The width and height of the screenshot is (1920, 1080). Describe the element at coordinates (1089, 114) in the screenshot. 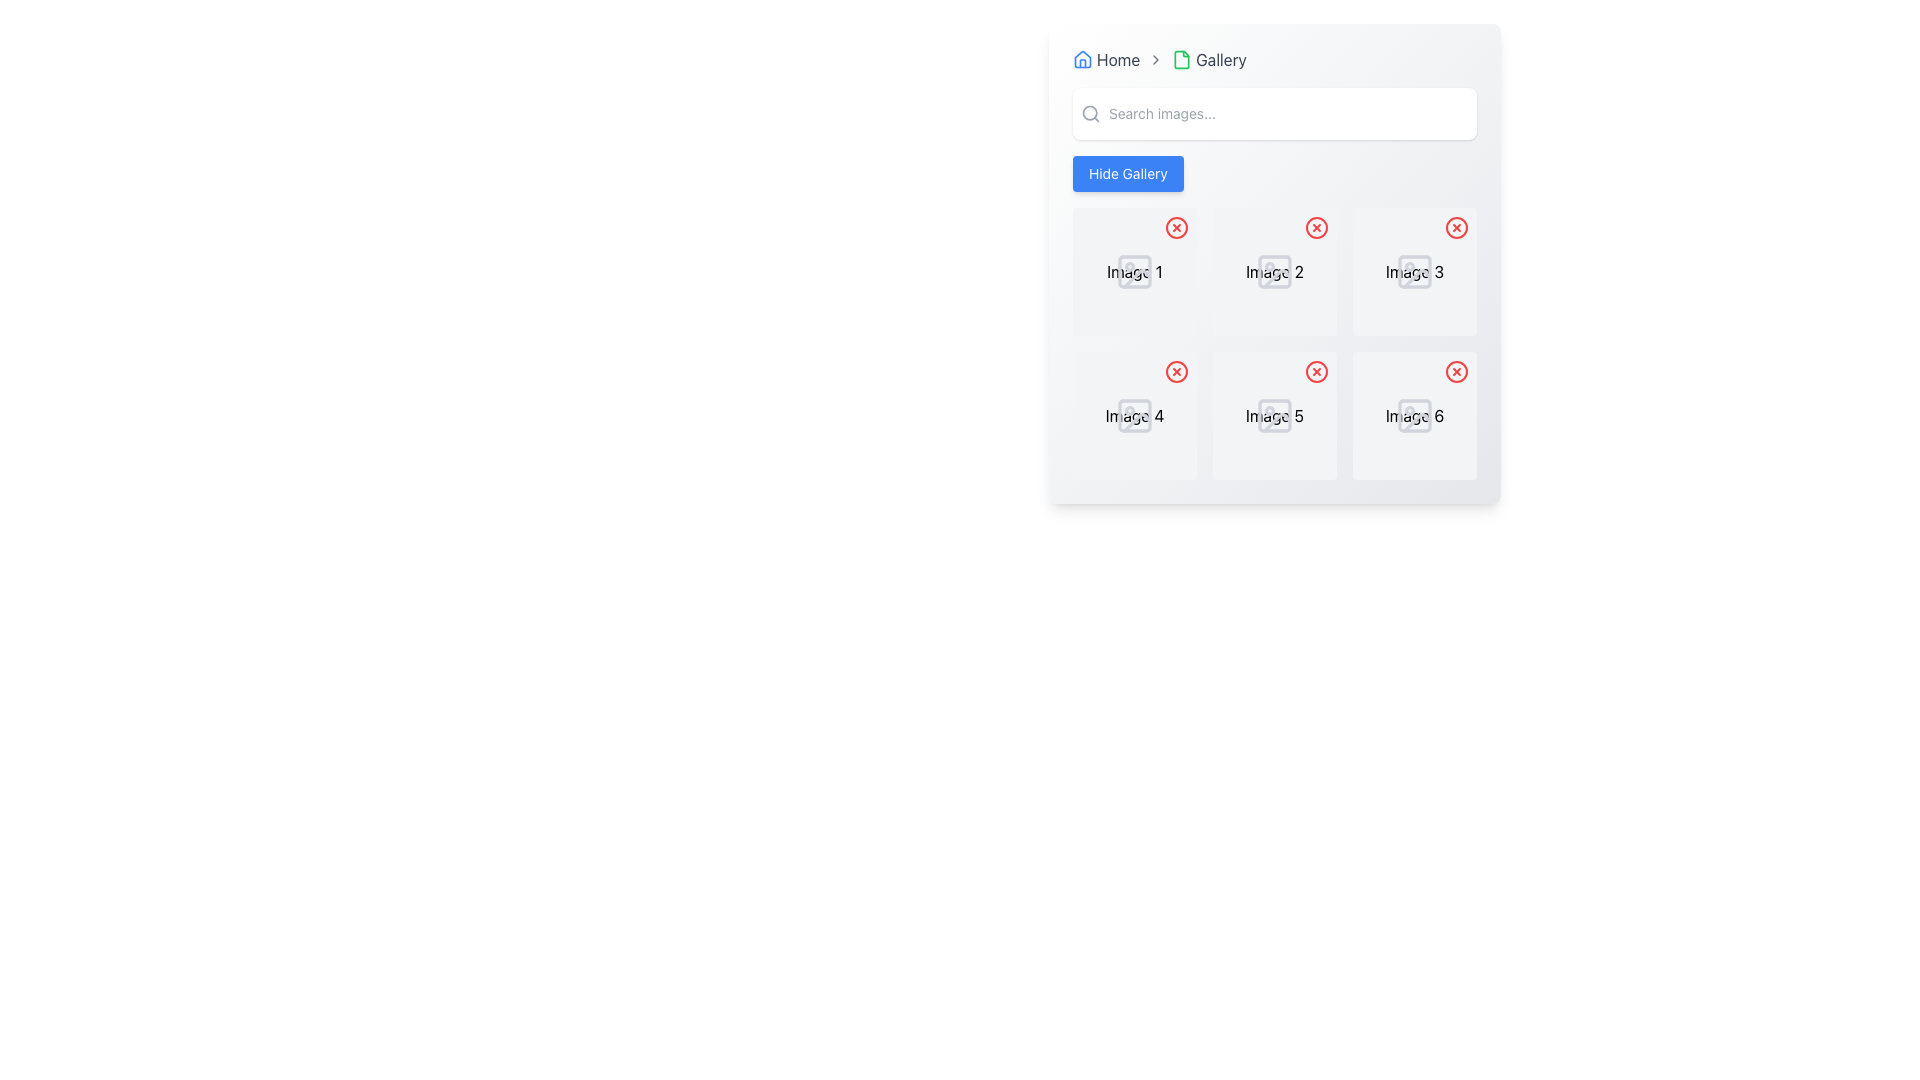

I see `the search icon, which is a circular magnifying glass with a thin gray outline, located at the leftmost side of the header section, adjacent to the 'Search images...' text input` at that location.